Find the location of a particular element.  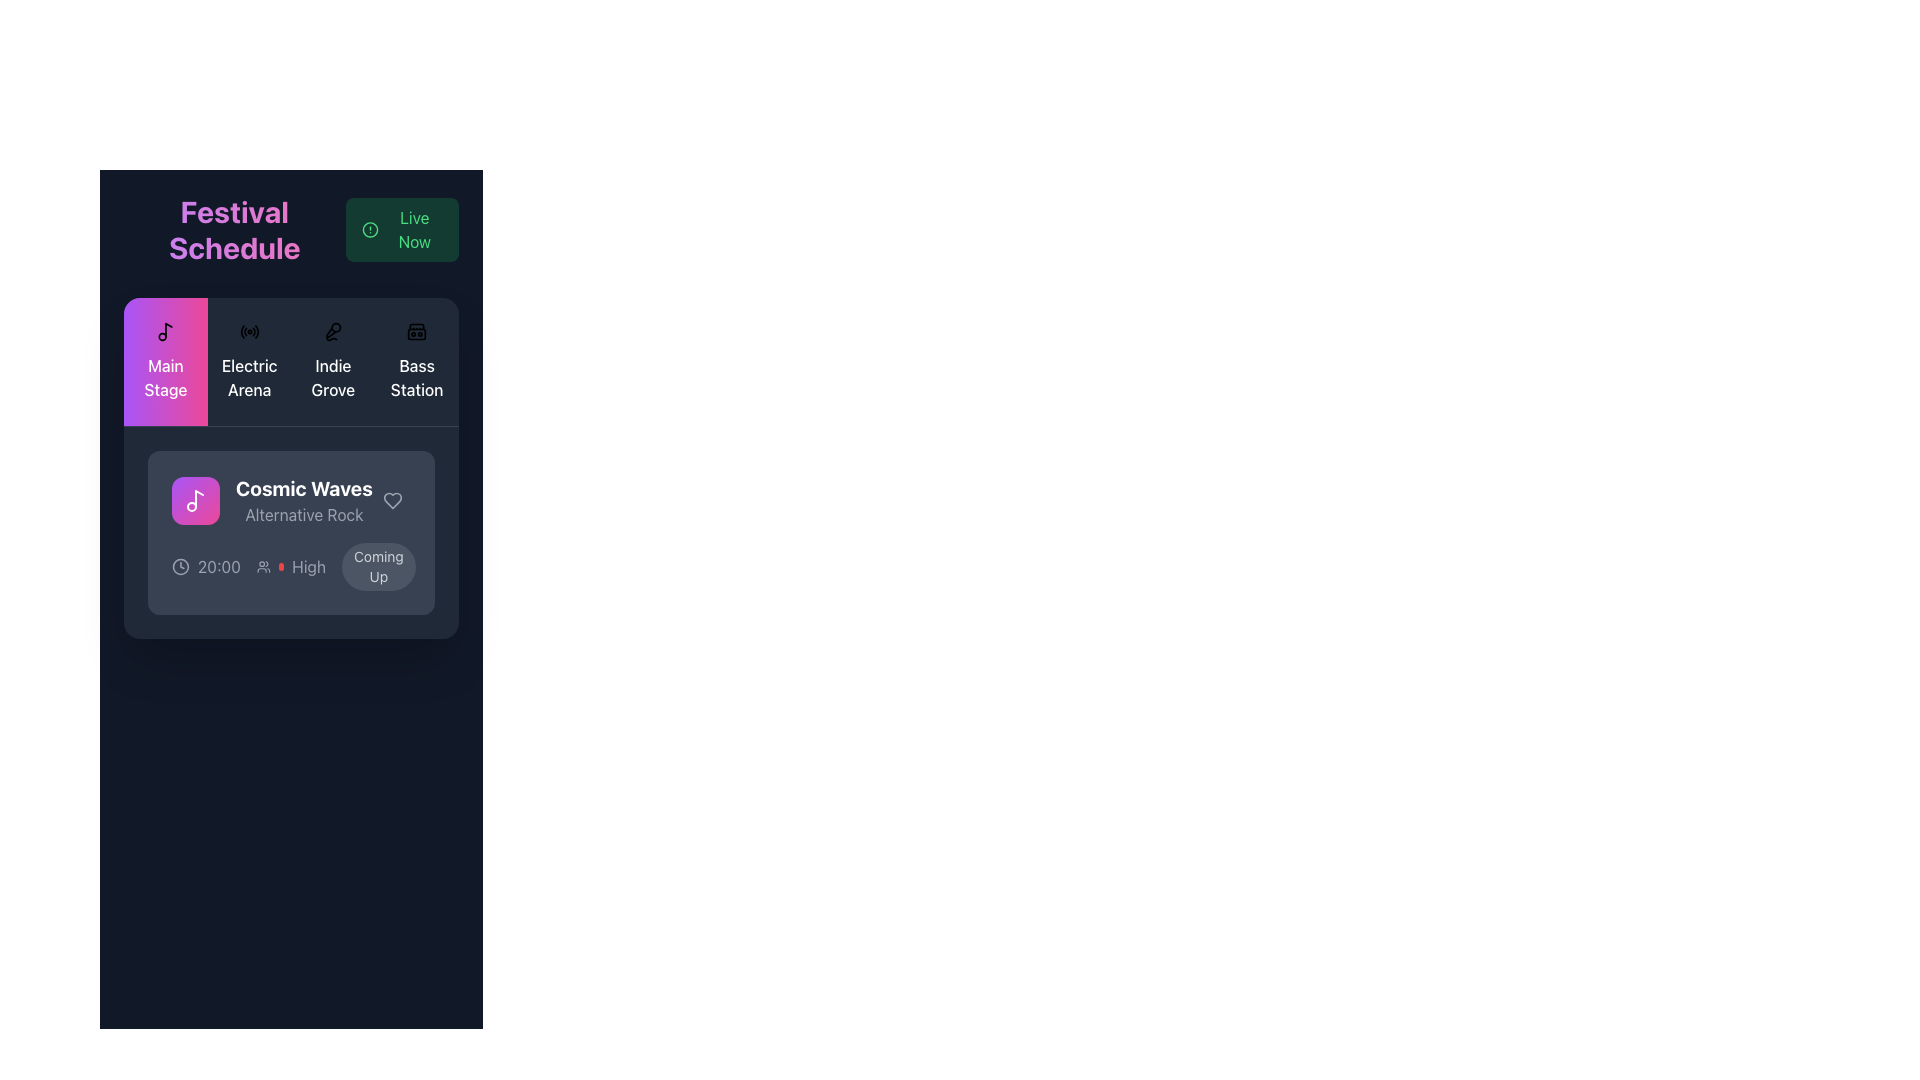

the text label reading 'Bass Station', which is the last element in a vertical list of stage labels for schedule navigation, styled with a medium-weight font and white color against a dark background is located at coordinates (416, 378).